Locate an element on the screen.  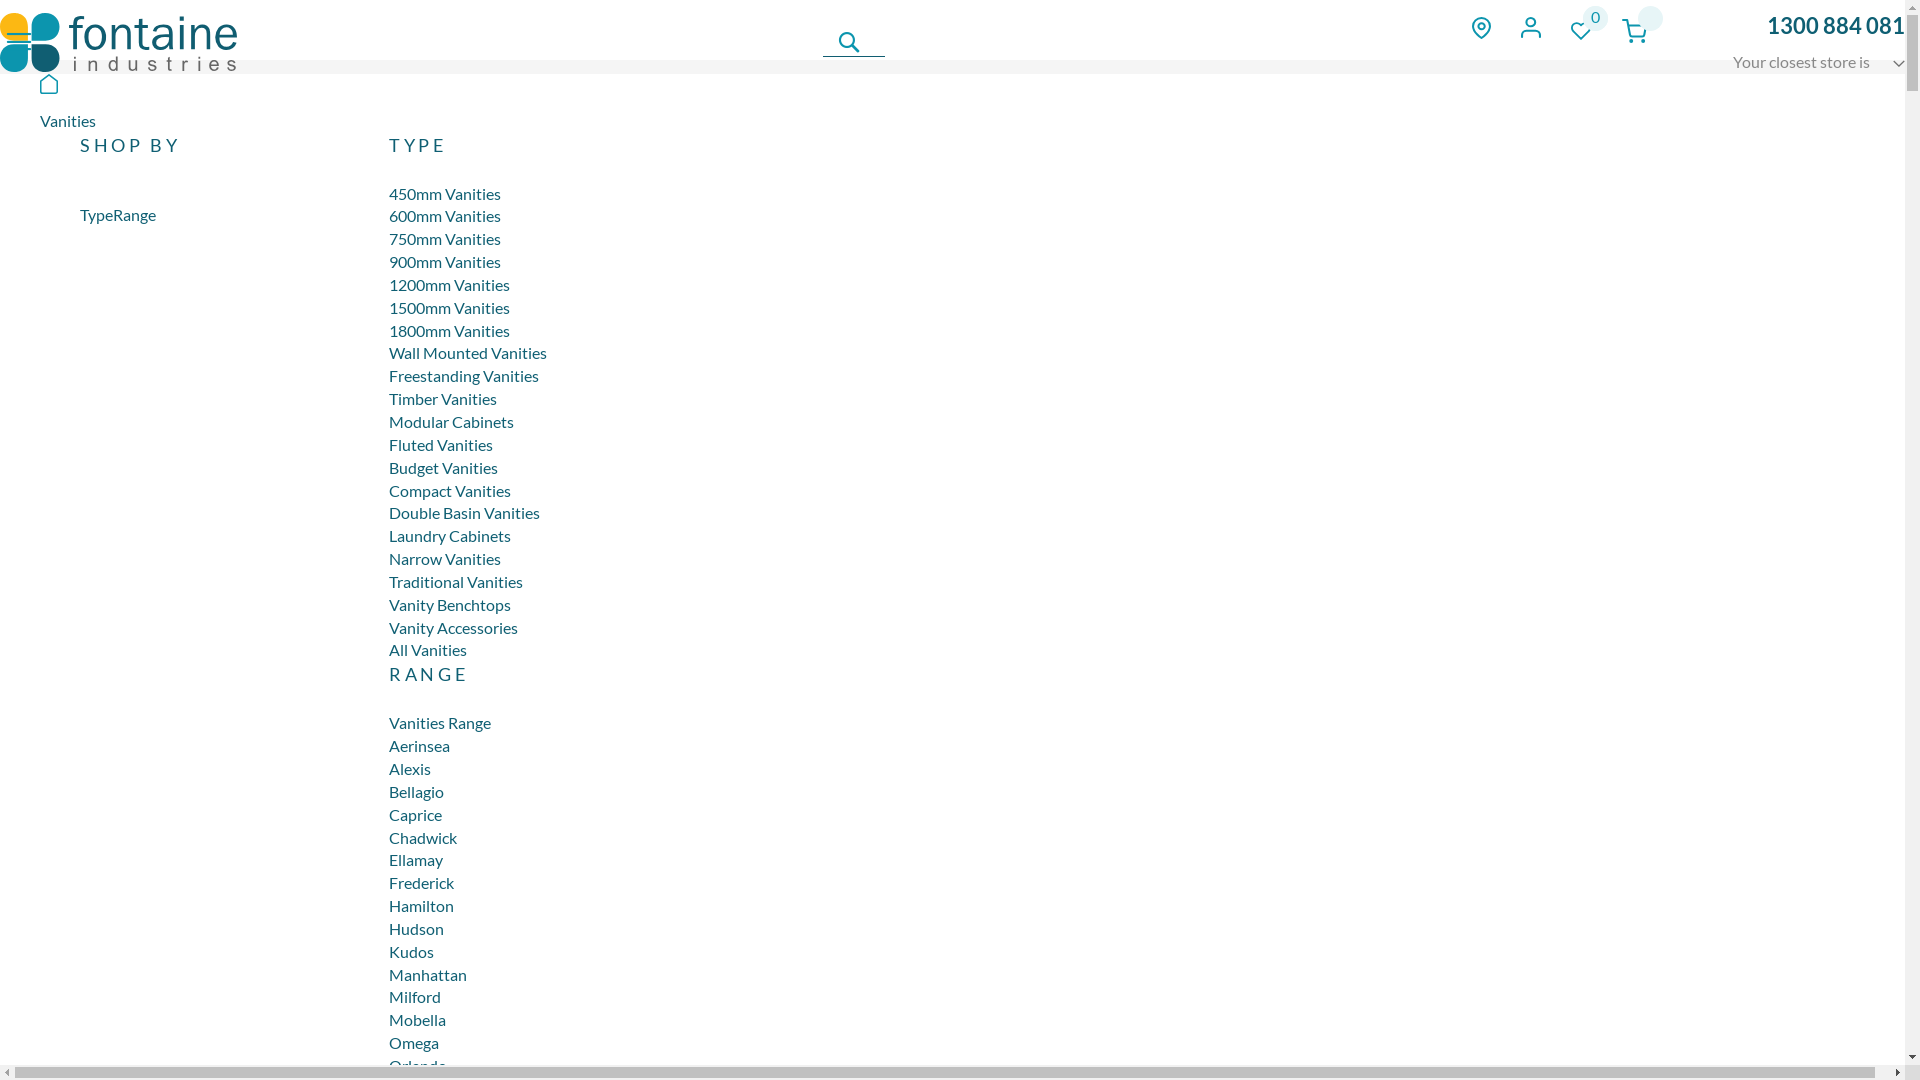
'Vanity Accessories' is located at coordinates (452, 626).